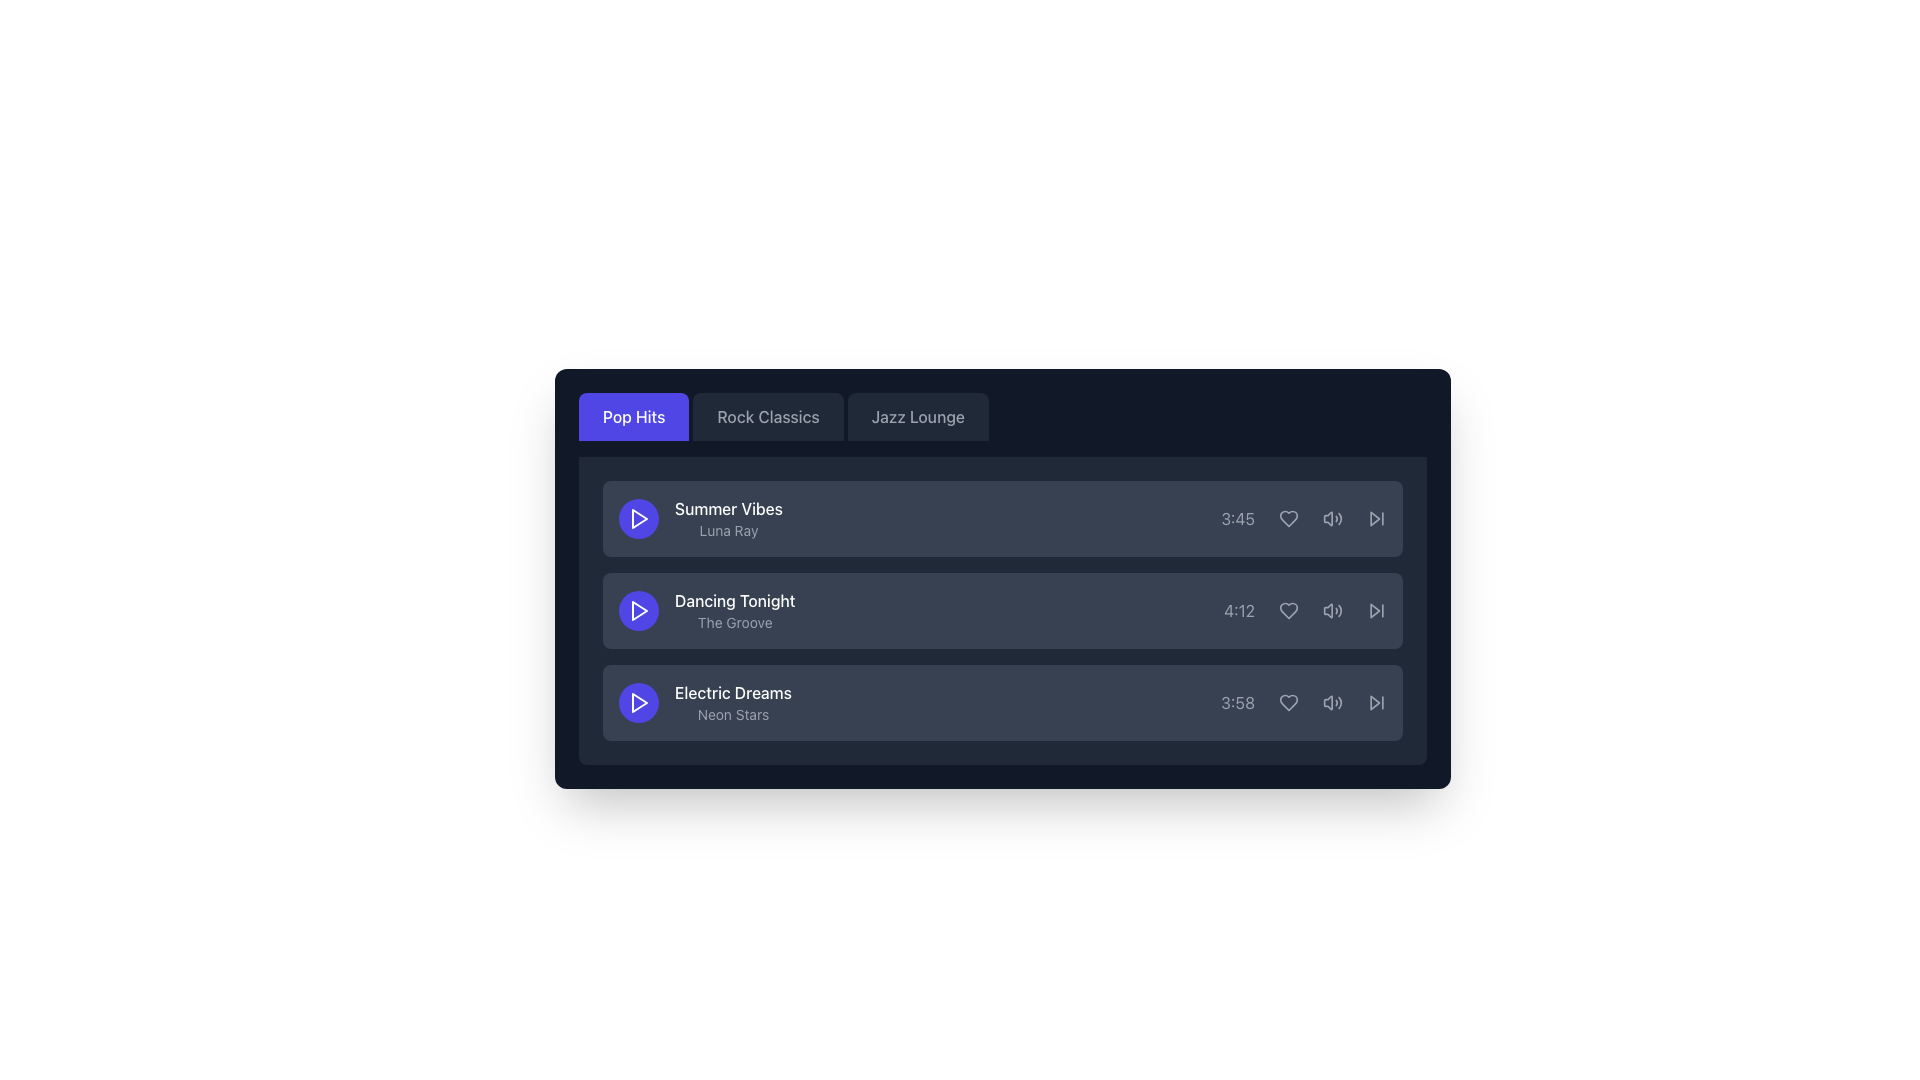  What do you see at coordinates (637, 518) in the screenshot?
I see `the play button icon for the song 'Summer Vibes' by Luna Ray` at bounding box center [637, 518].